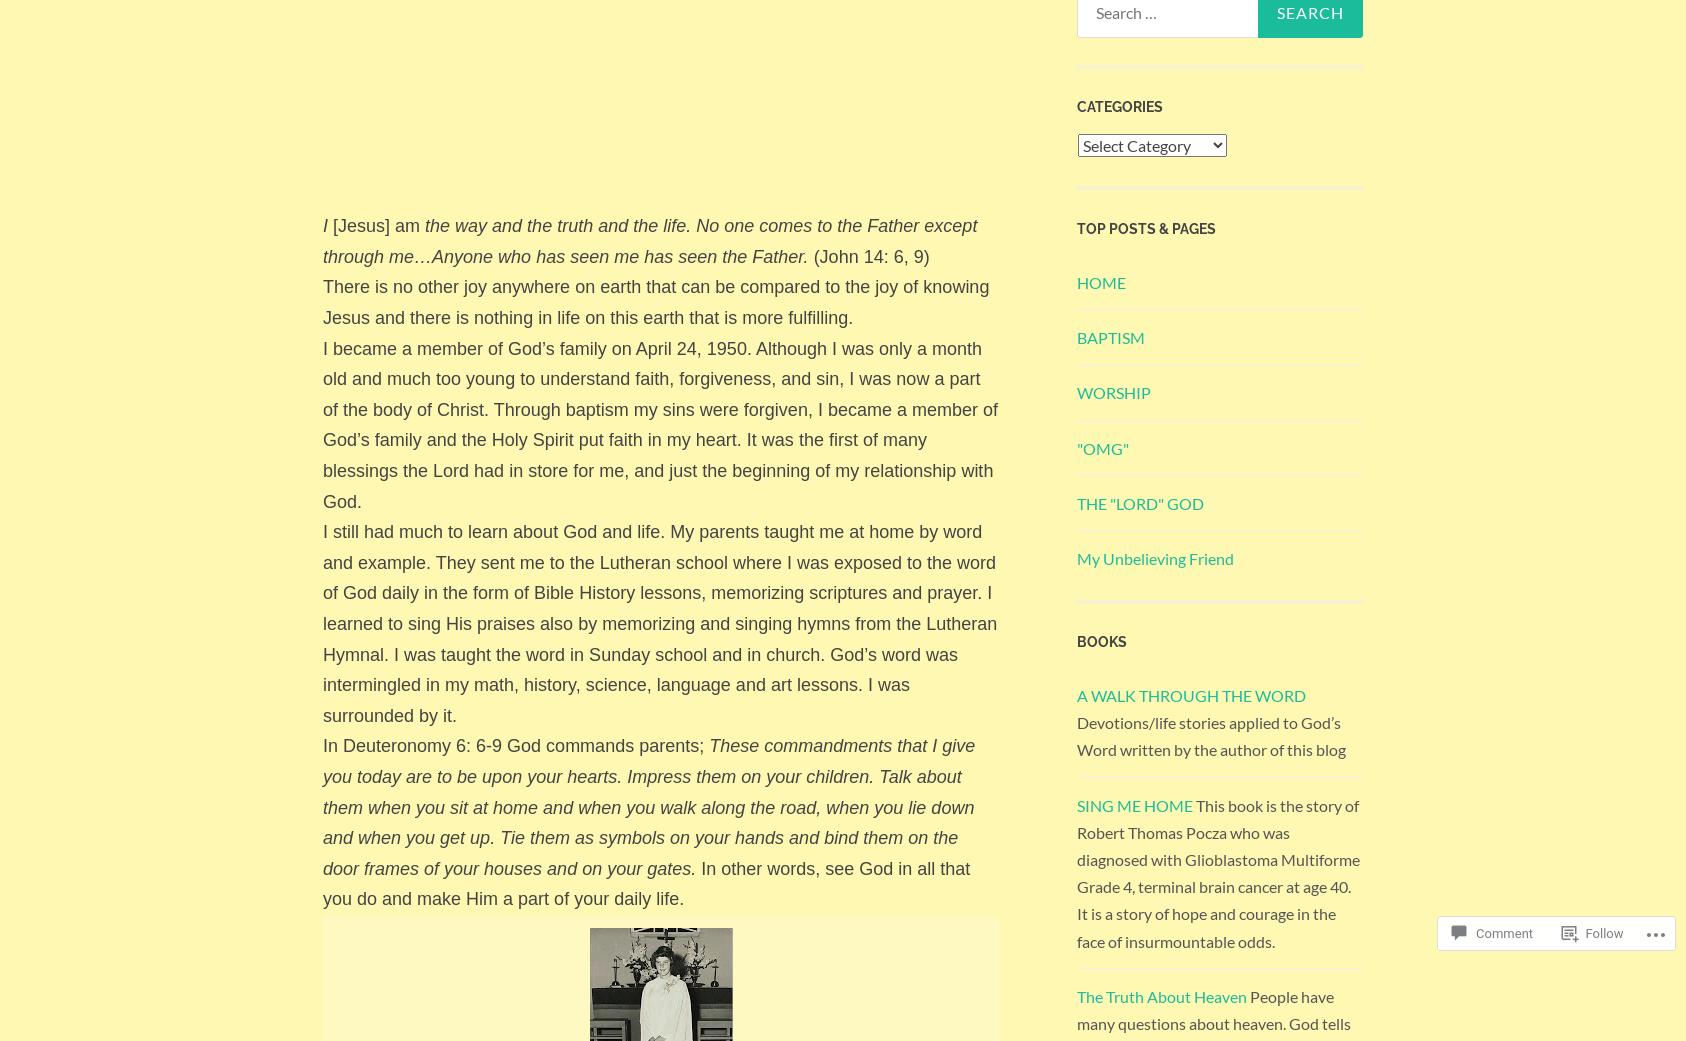 Image resolution: width=1686 pixels, height=1041 pixels. What do you see at coordinates (659, 423) in the screenshot?
I see `'I became a member of God’s family on April 24, 1950. Although I was only a month old and much too young to understand faith, forgiveness, and sin, I was now a part of the body of Christ. Through baptism my sins were forgiven, I became a member of God’s family and the Holy Spirit put faith in my heart. It was the first of many blessings the Lord had in store for me, and just the beginning of my relationship with God.'` at bounding box center [659, 423].